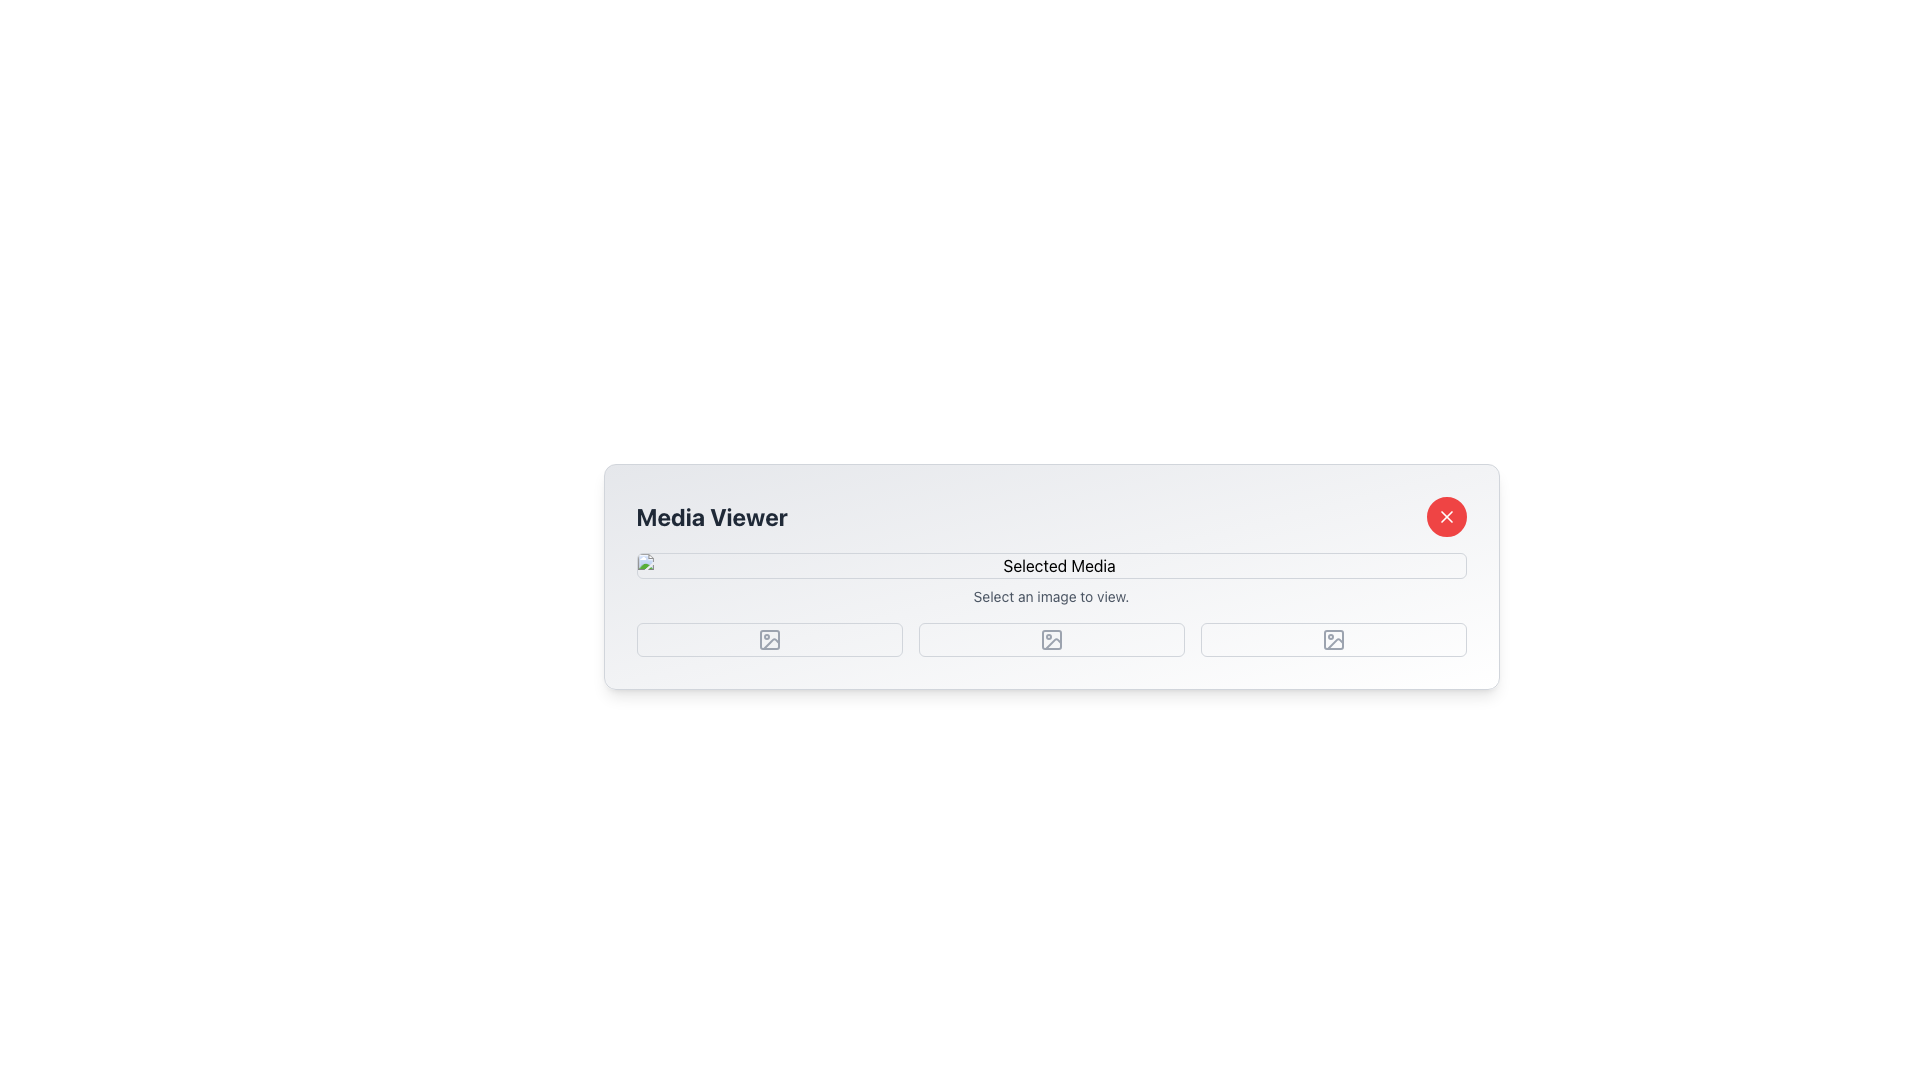 The width and height of the screenshot is (1920, 1080). What do you see at coordinates (1446, 515) in the screenshot?
I see `the close or dismiss button located at the upper-right corner of the 'Media Viewer' interface via keyboard navigation` at bounding box center [1446, 515].